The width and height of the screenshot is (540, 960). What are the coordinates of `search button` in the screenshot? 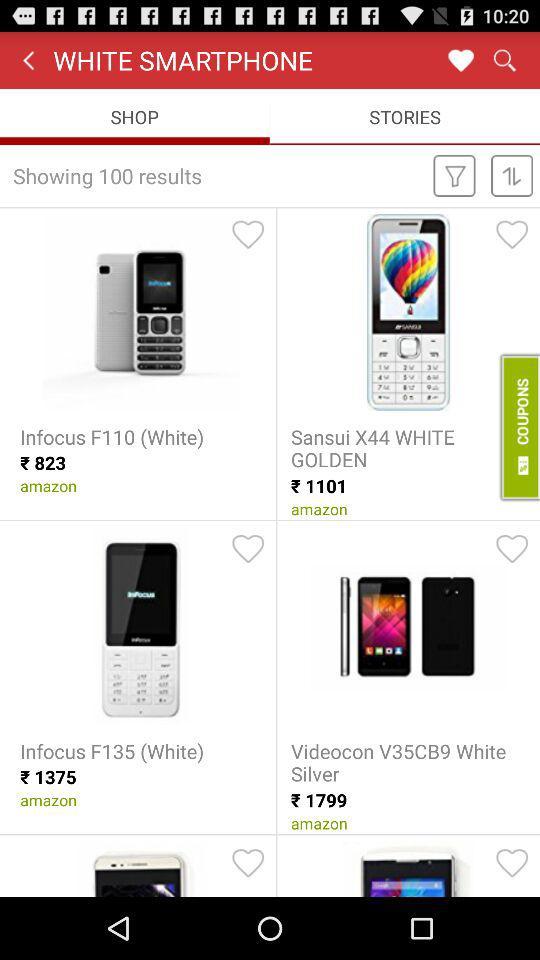 It's located at (503, 59).